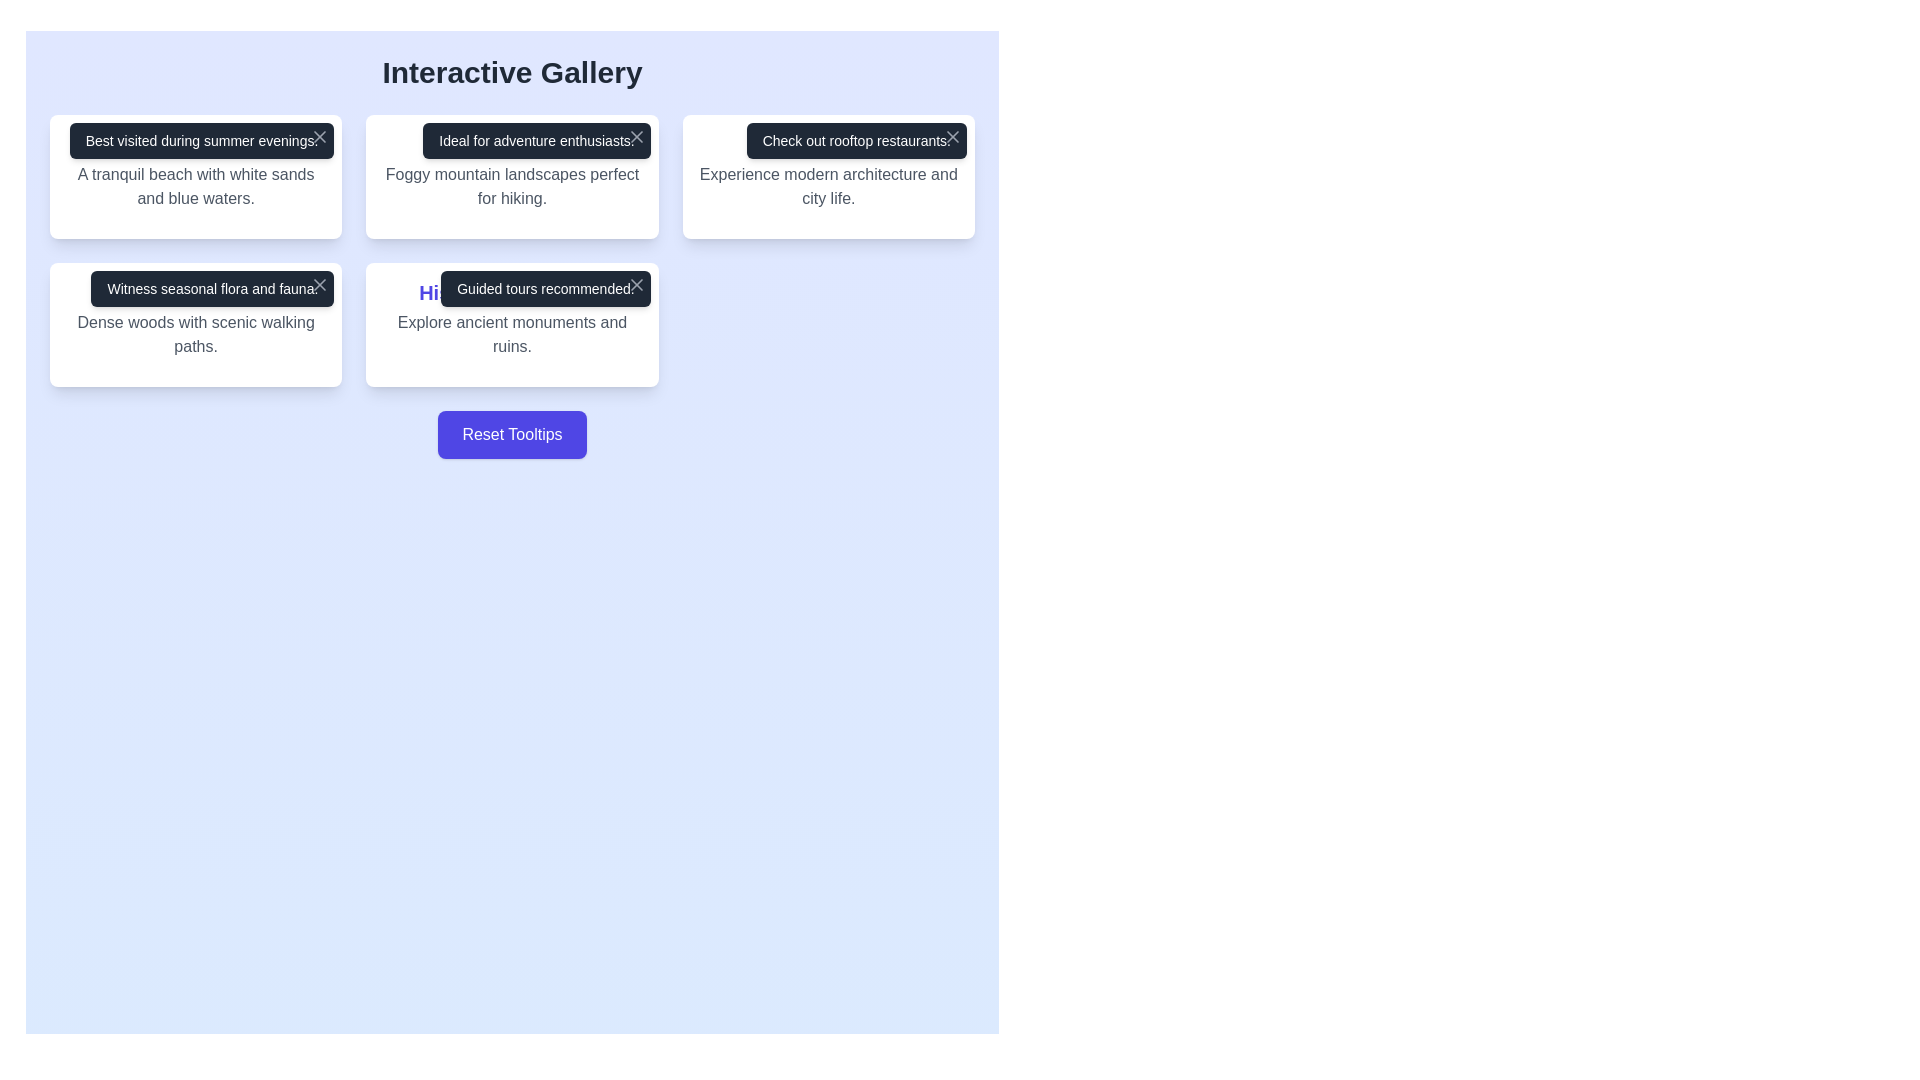 The image size is (1920, 1080). Describe the element at coordinates (537, 140) in the screenshot. I see `text content of the label or badge that provides additional information about 'Mystic Mountains', located in the second card of the top row, towards the top right corner` at that location.